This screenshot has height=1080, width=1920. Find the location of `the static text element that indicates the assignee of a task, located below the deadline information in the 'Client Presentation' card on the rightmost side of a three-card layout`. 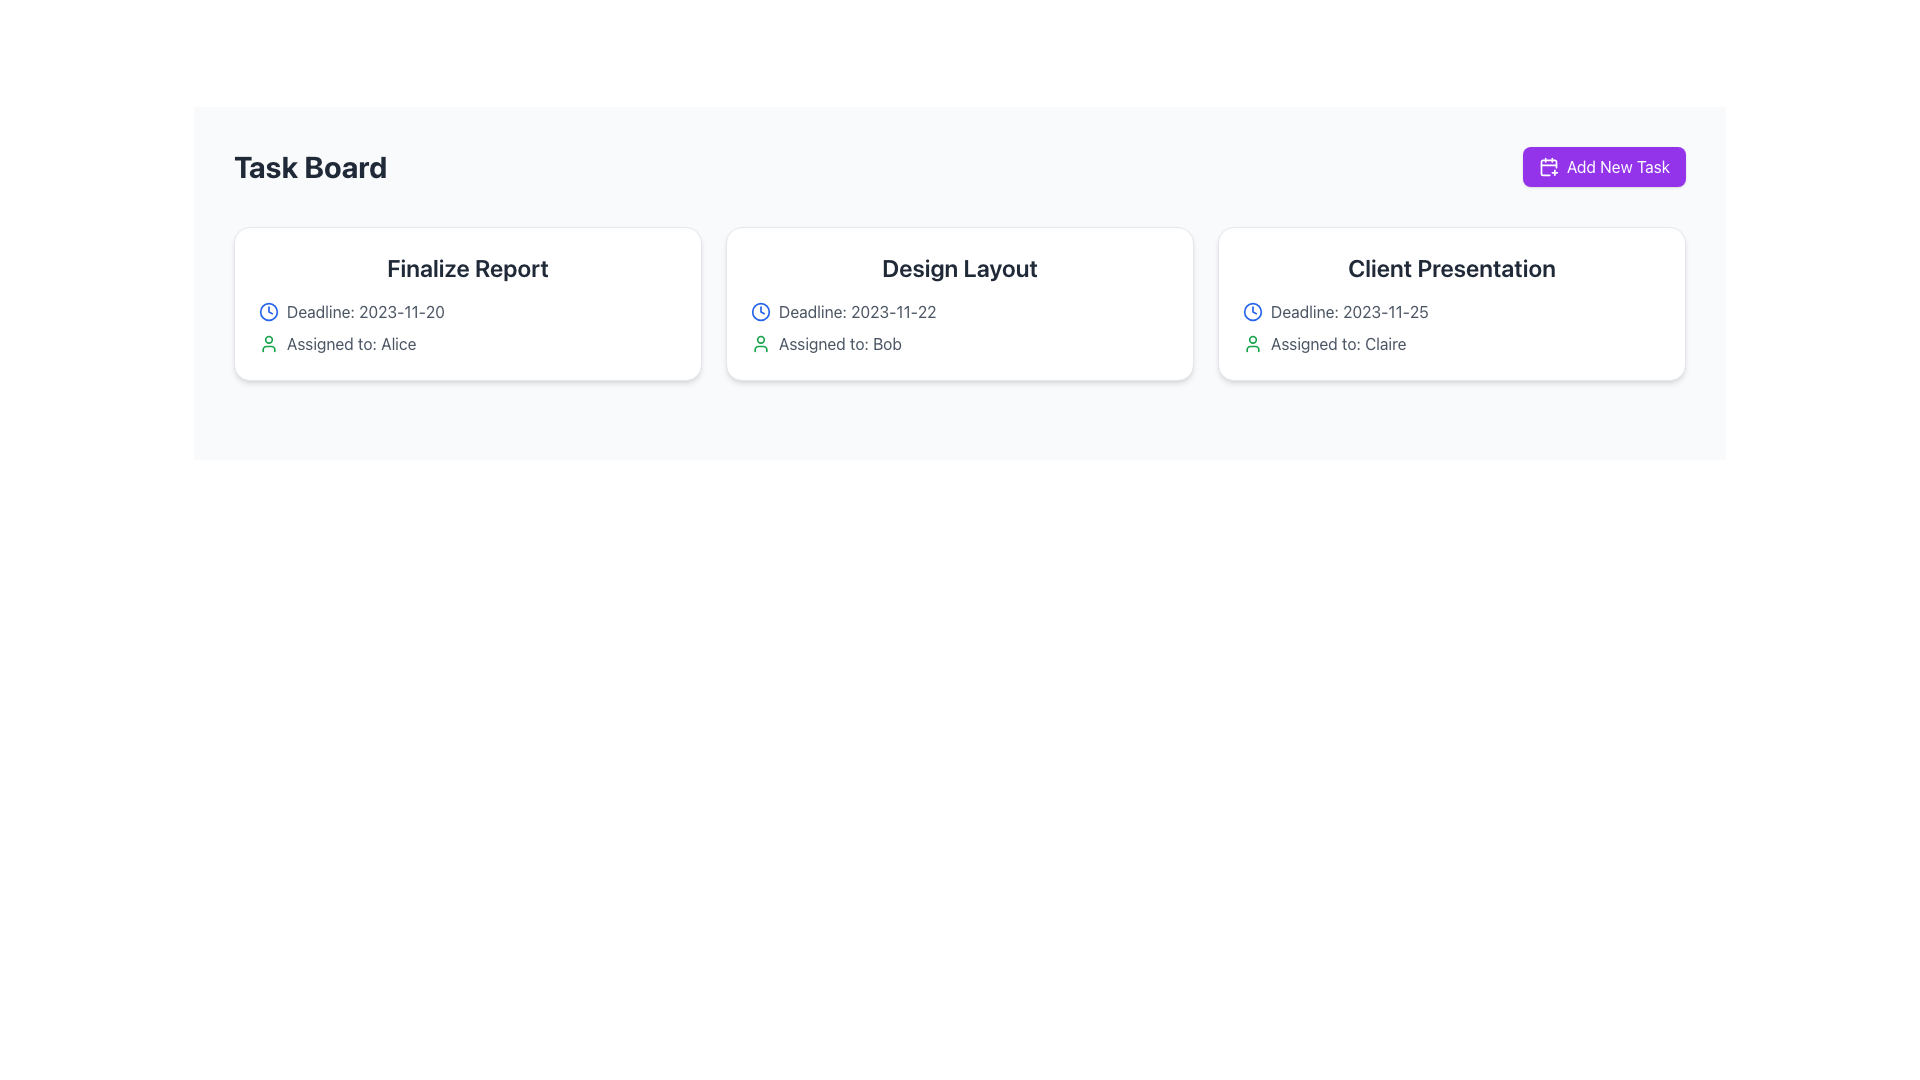

the static text element that indicates the assignee of a task, located below the deadline information in the 'Client Presentation' card on the rightmost side of a three-card layout is located at coordinates (1338, 342).